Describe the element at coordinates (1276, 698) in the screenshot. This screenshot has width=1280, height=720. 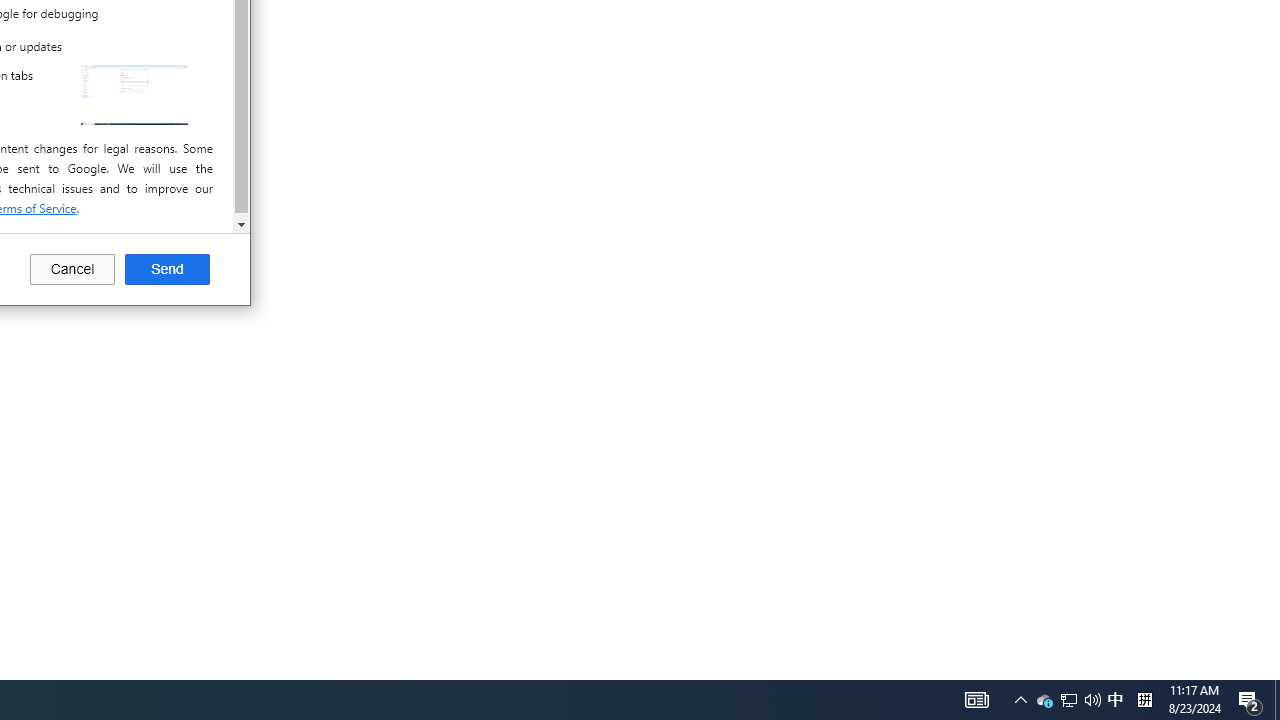
I see `'Show desktop'` at that location.